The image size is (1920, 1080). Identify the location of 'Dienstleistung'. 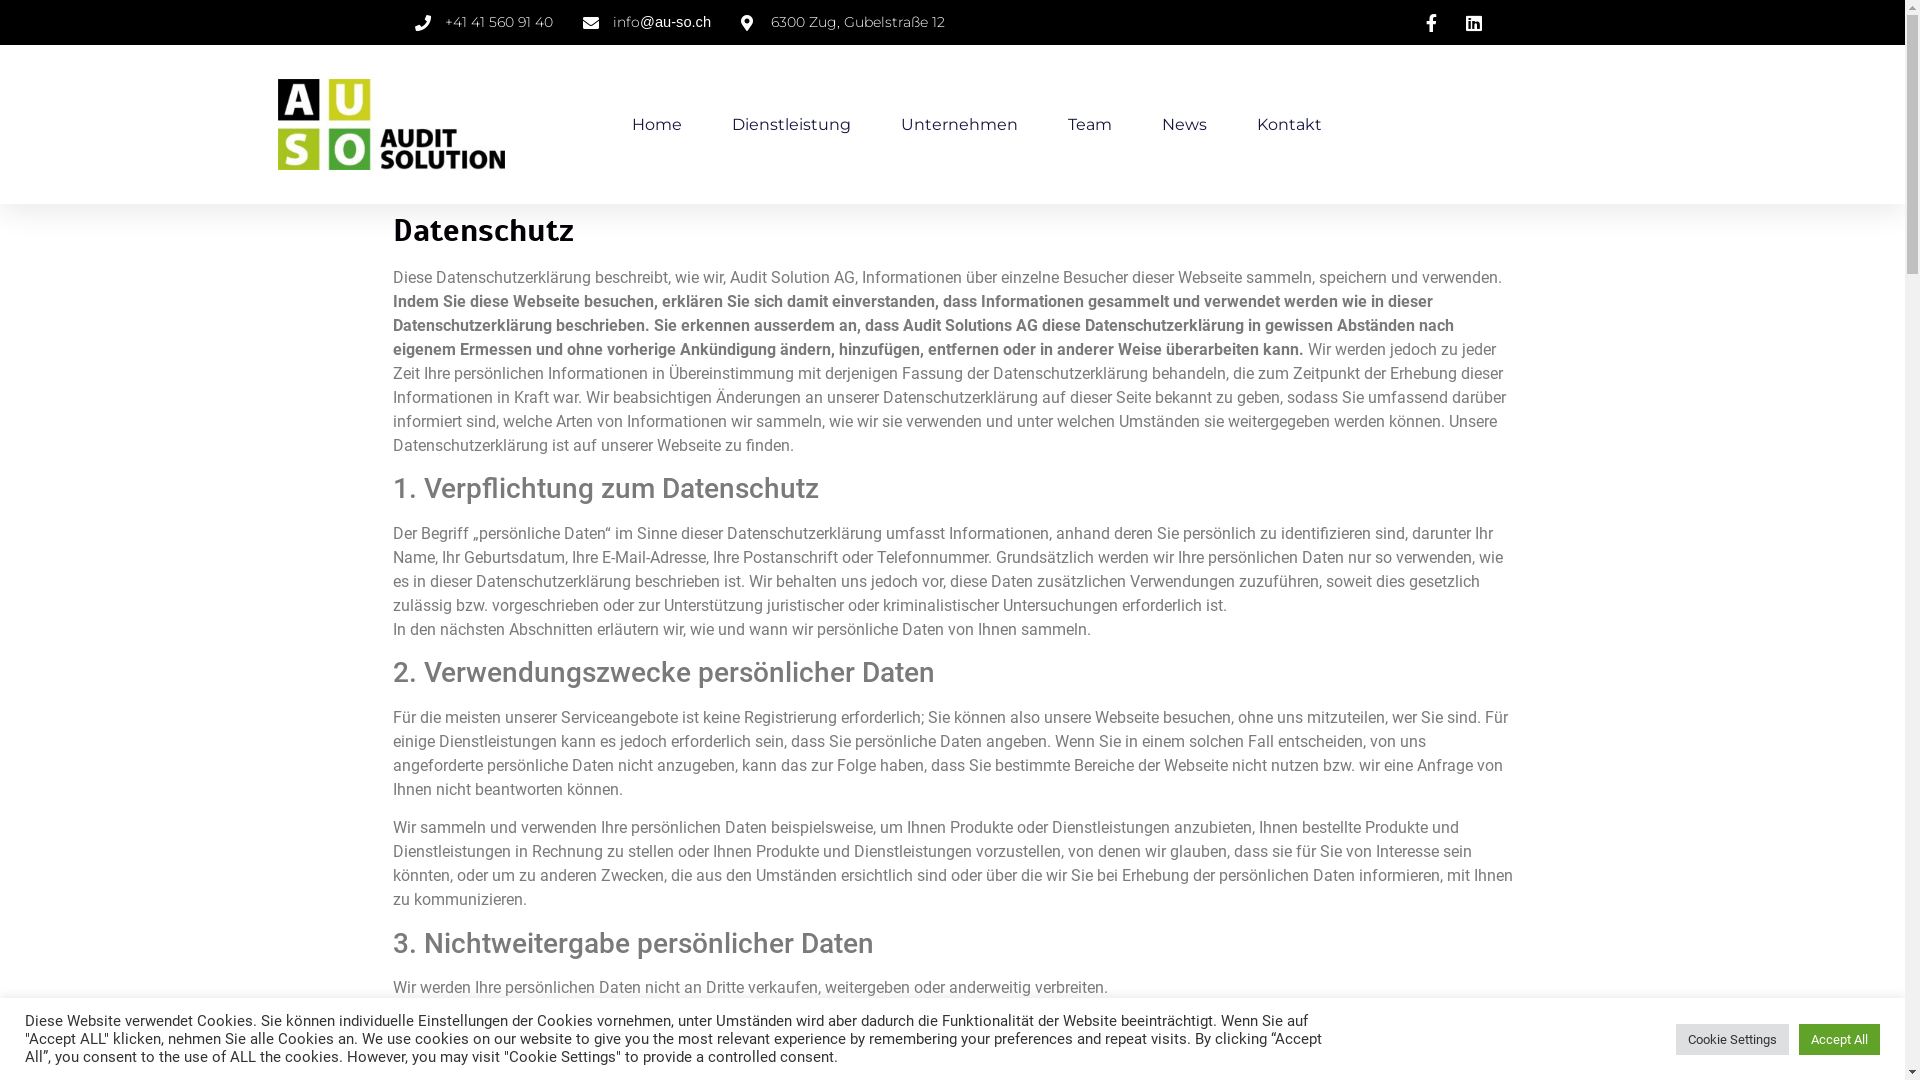
(730, 124).